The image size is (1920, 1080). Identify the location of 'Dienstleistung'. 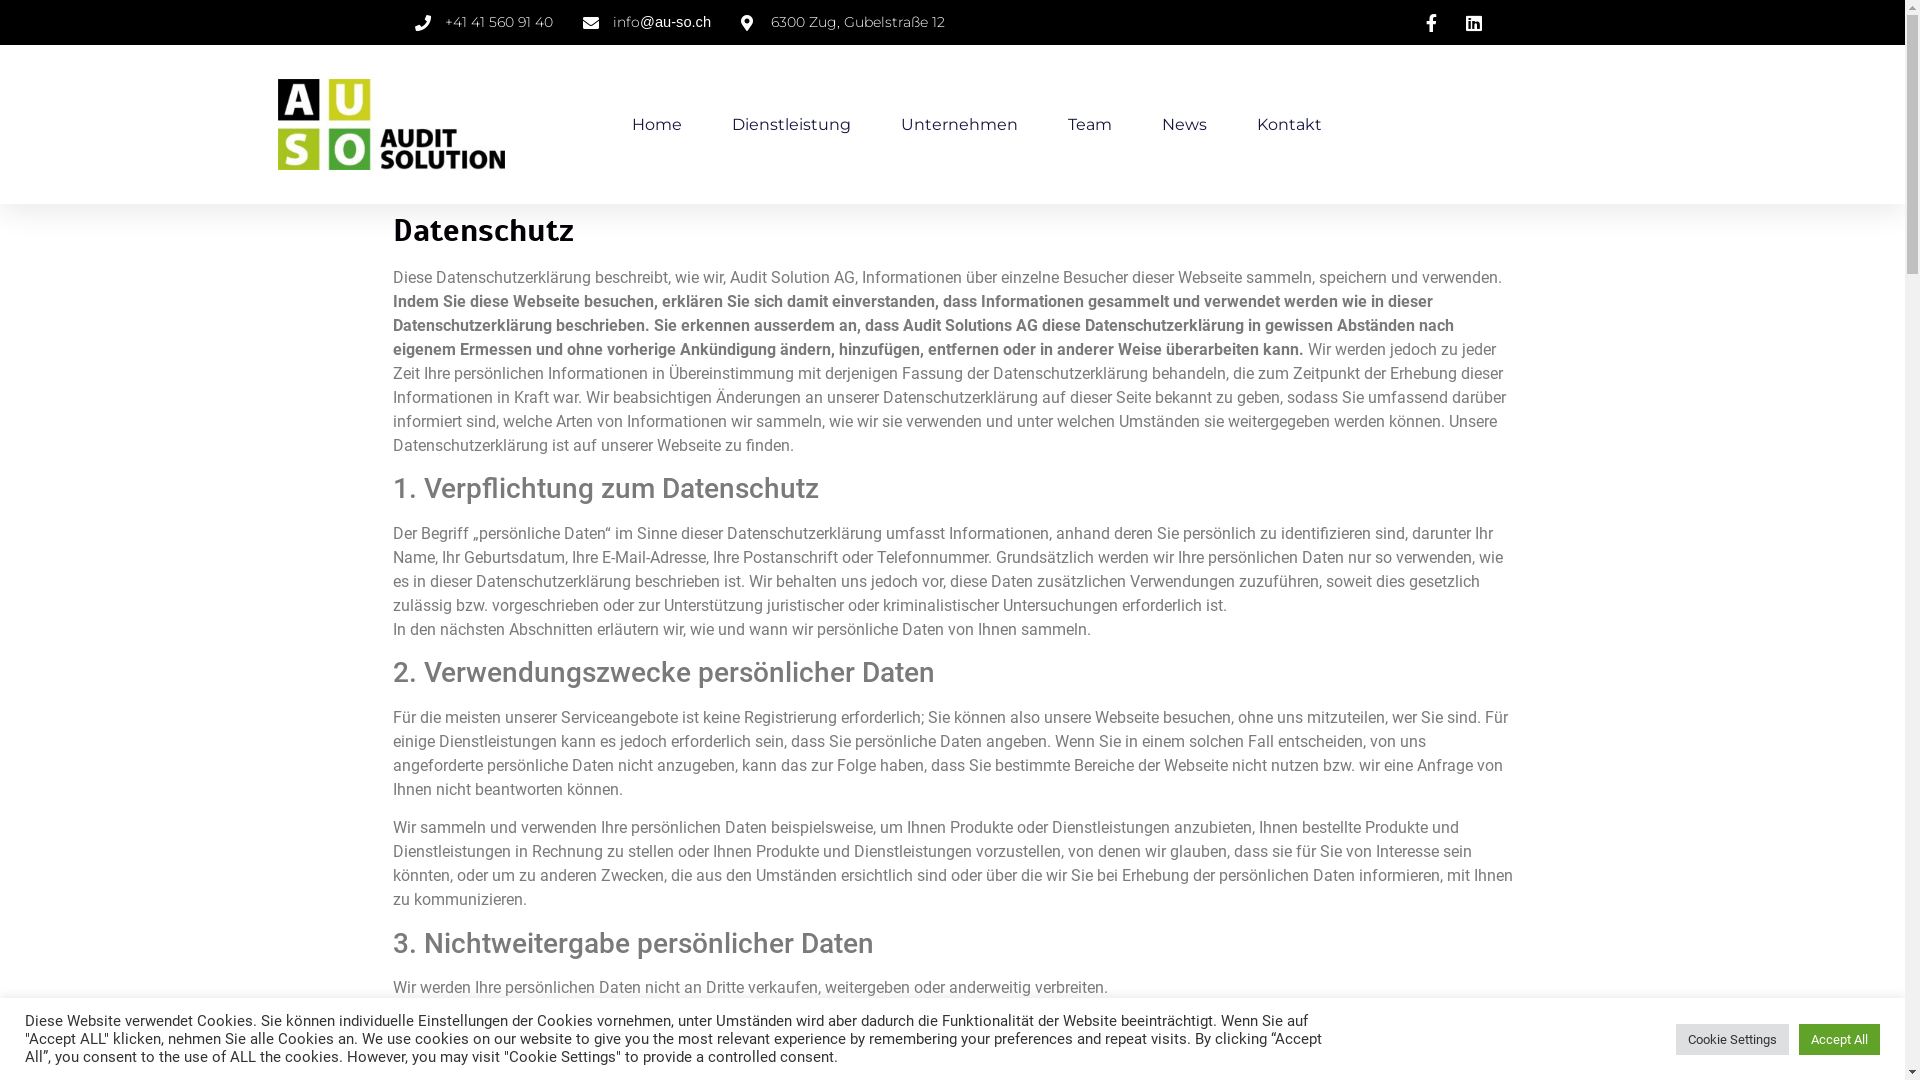
(730, 124).